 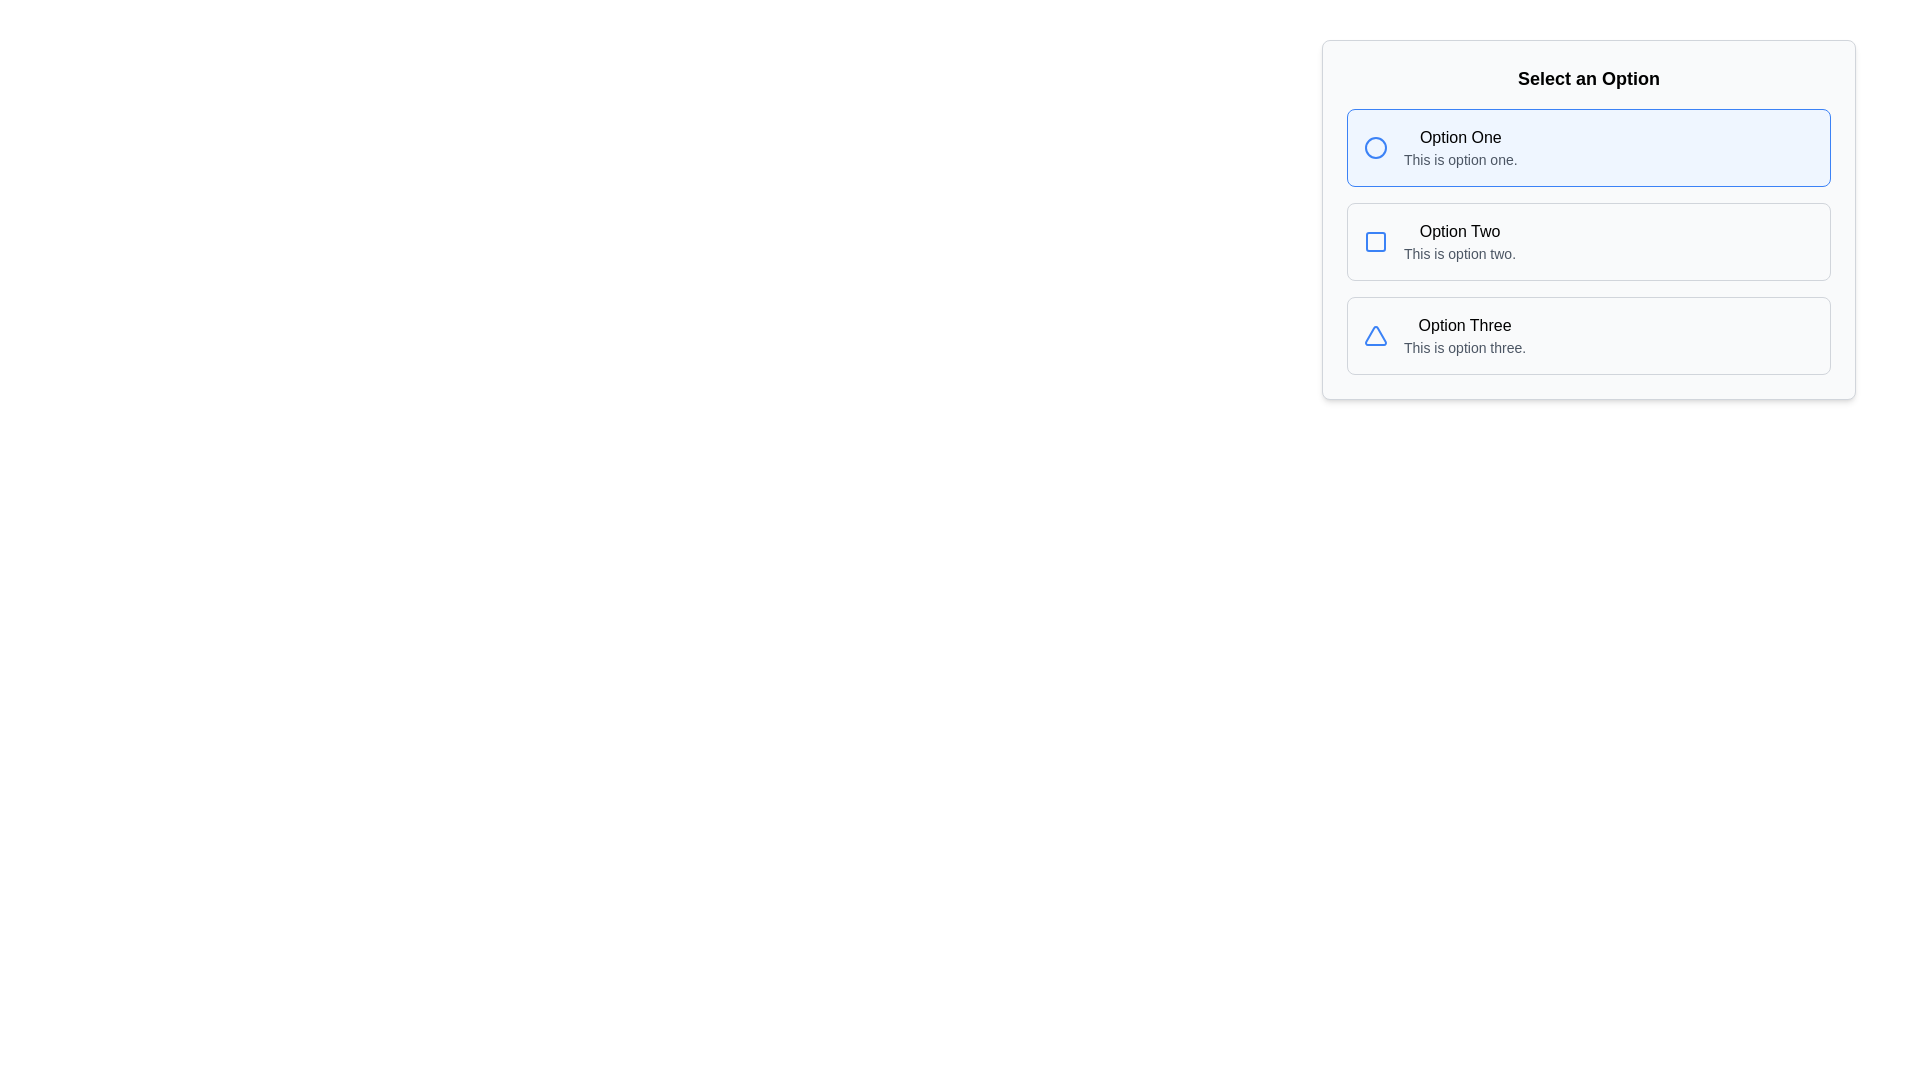 I want to click on the text element reading 'This is option two.' located under the 'Option Two' label in the options list, so click(x=1459, y=253).